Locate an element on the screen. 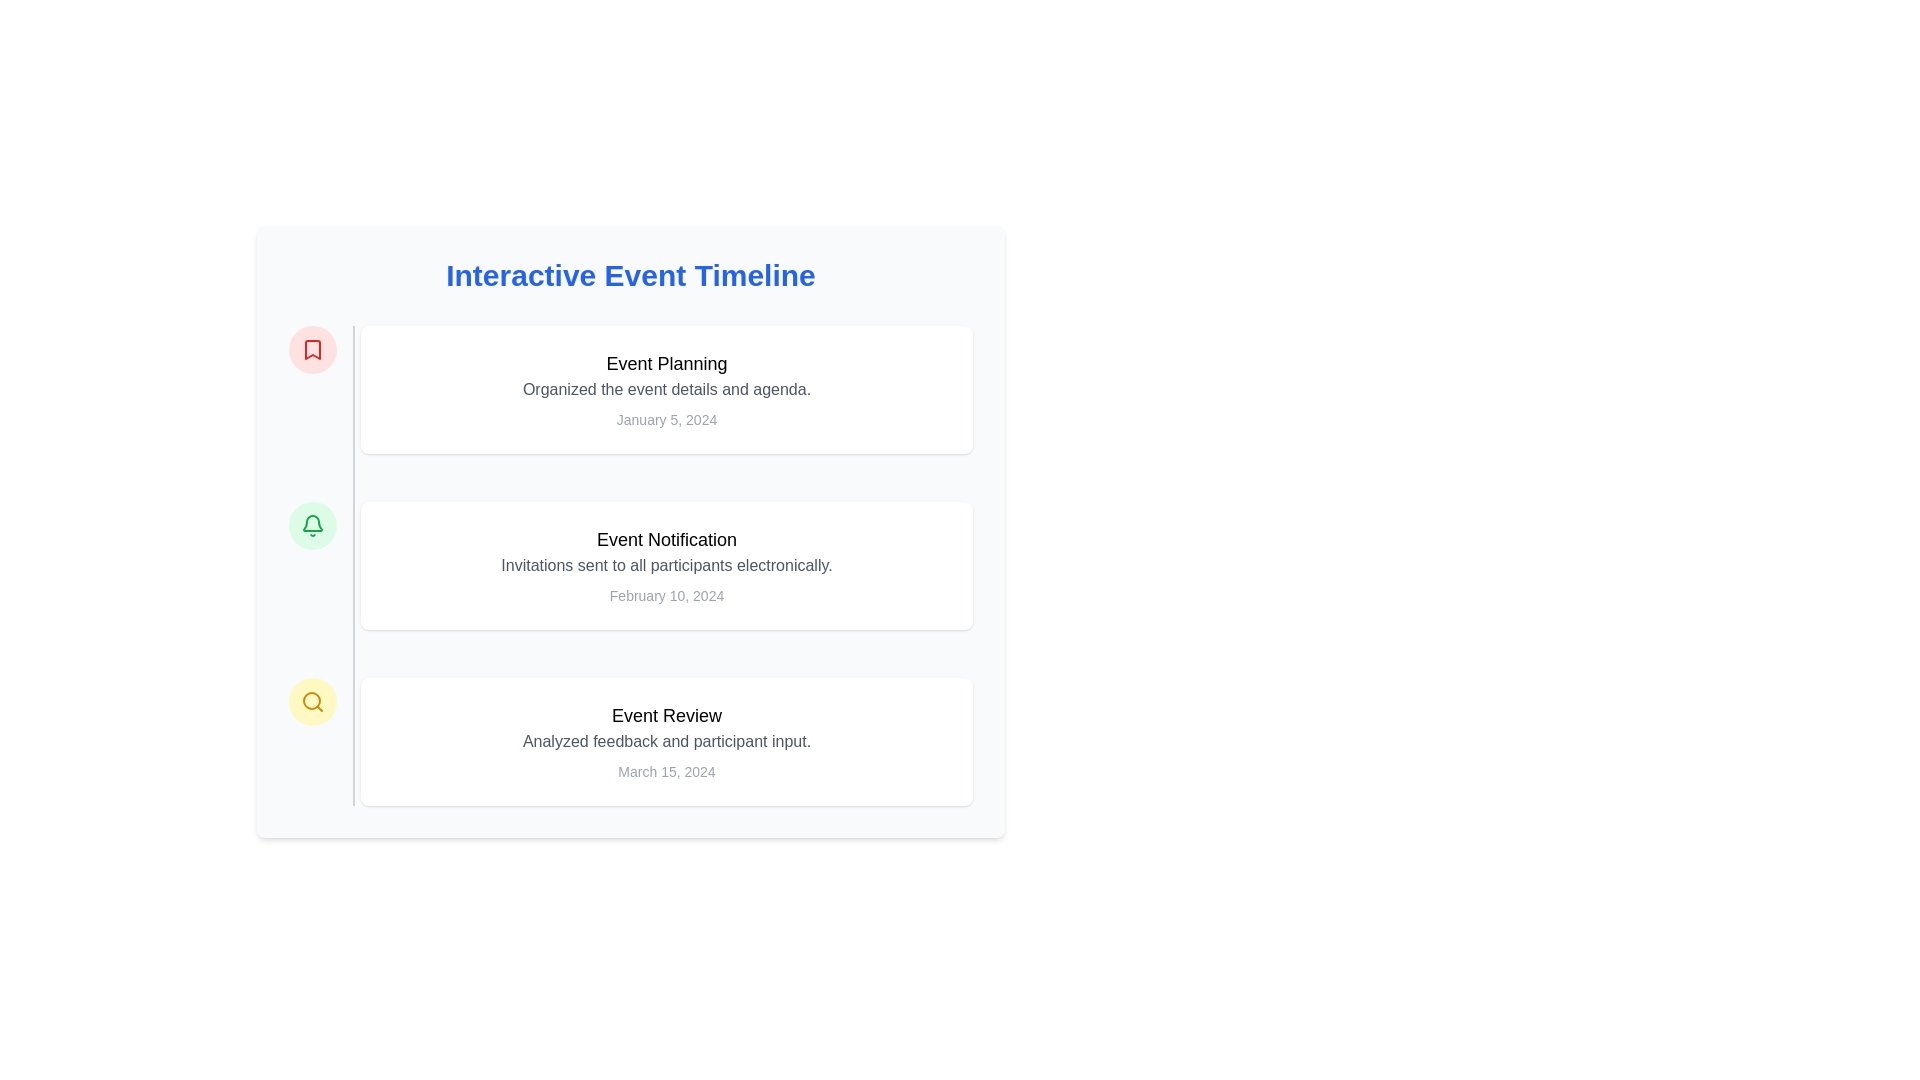 The width and height of the screenshot is (1920, 1080). the text label displaying 'February 10, 2024', which is styled in small gray font and positioned at the bottom center of the card layout is located at coordinates (667, 595).